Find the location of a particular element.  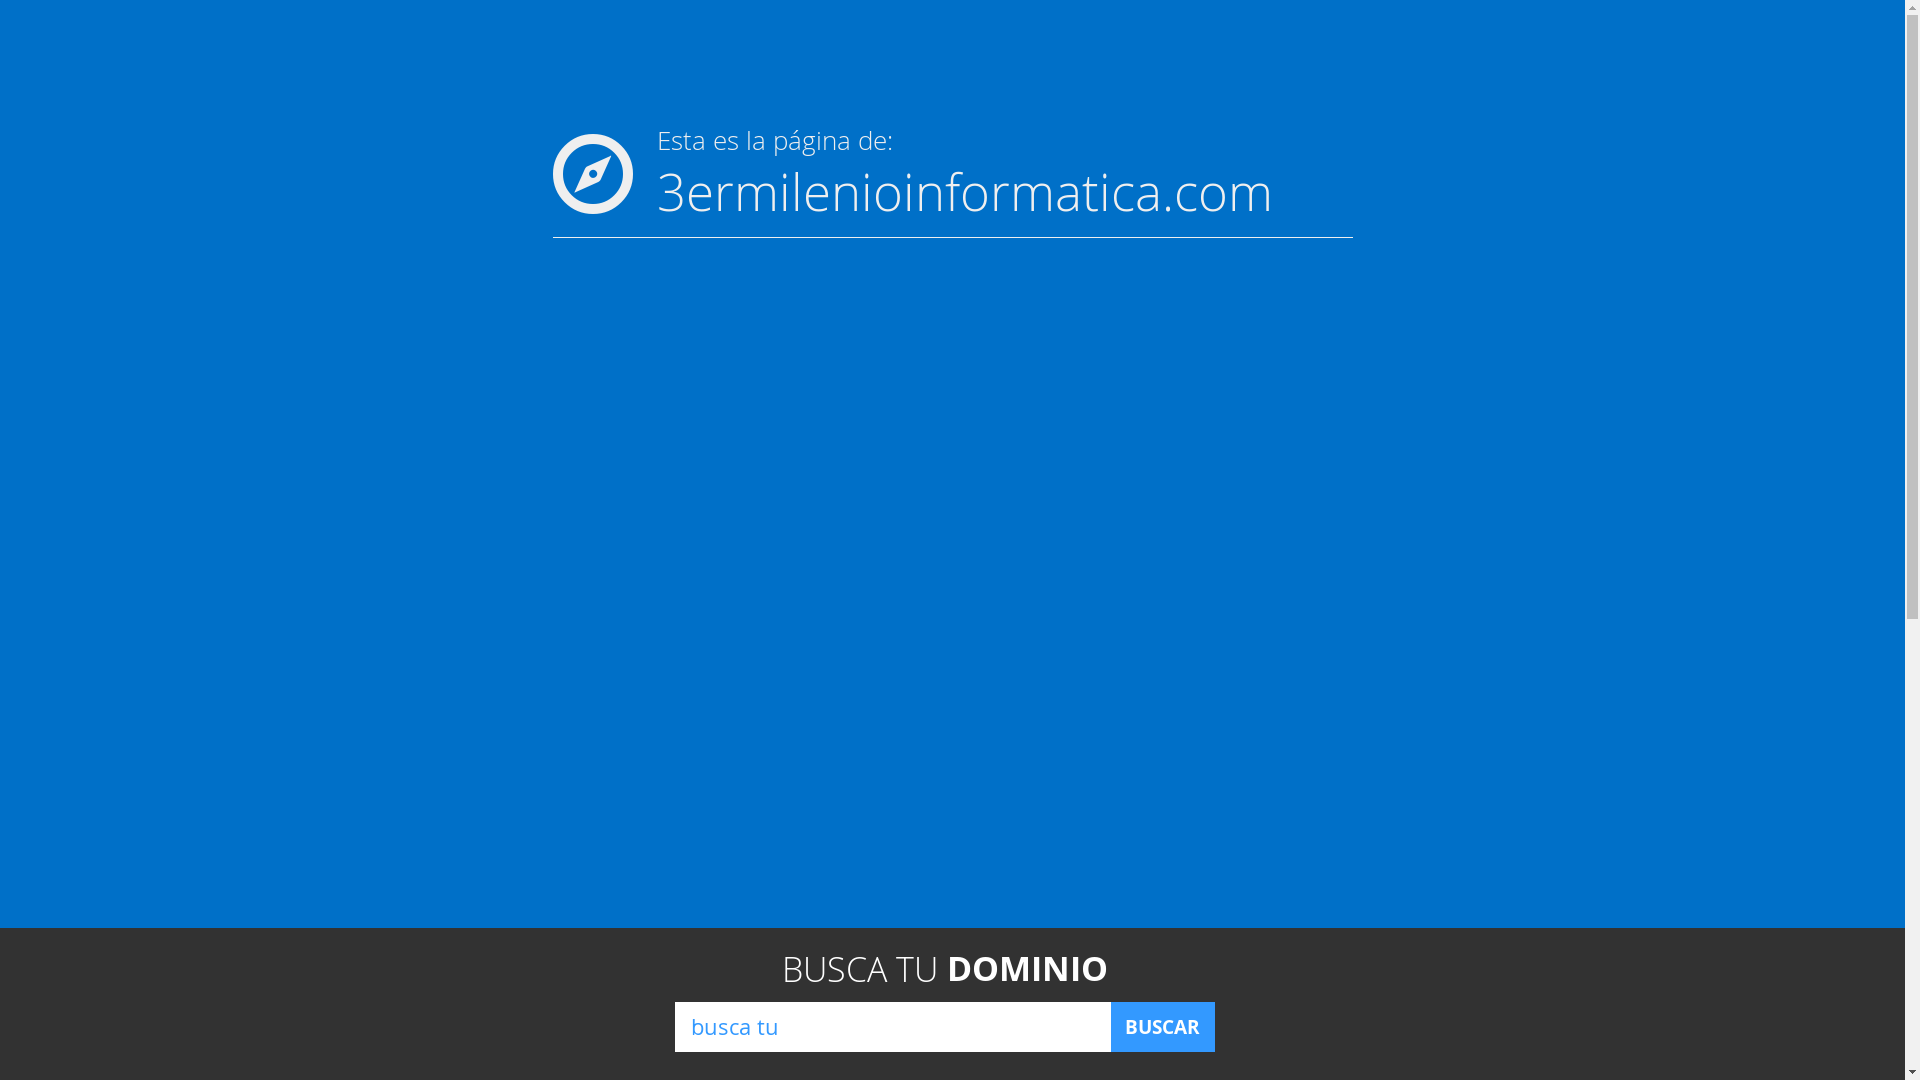

'BUSCAR' is located at coordinates (1161, 1026).